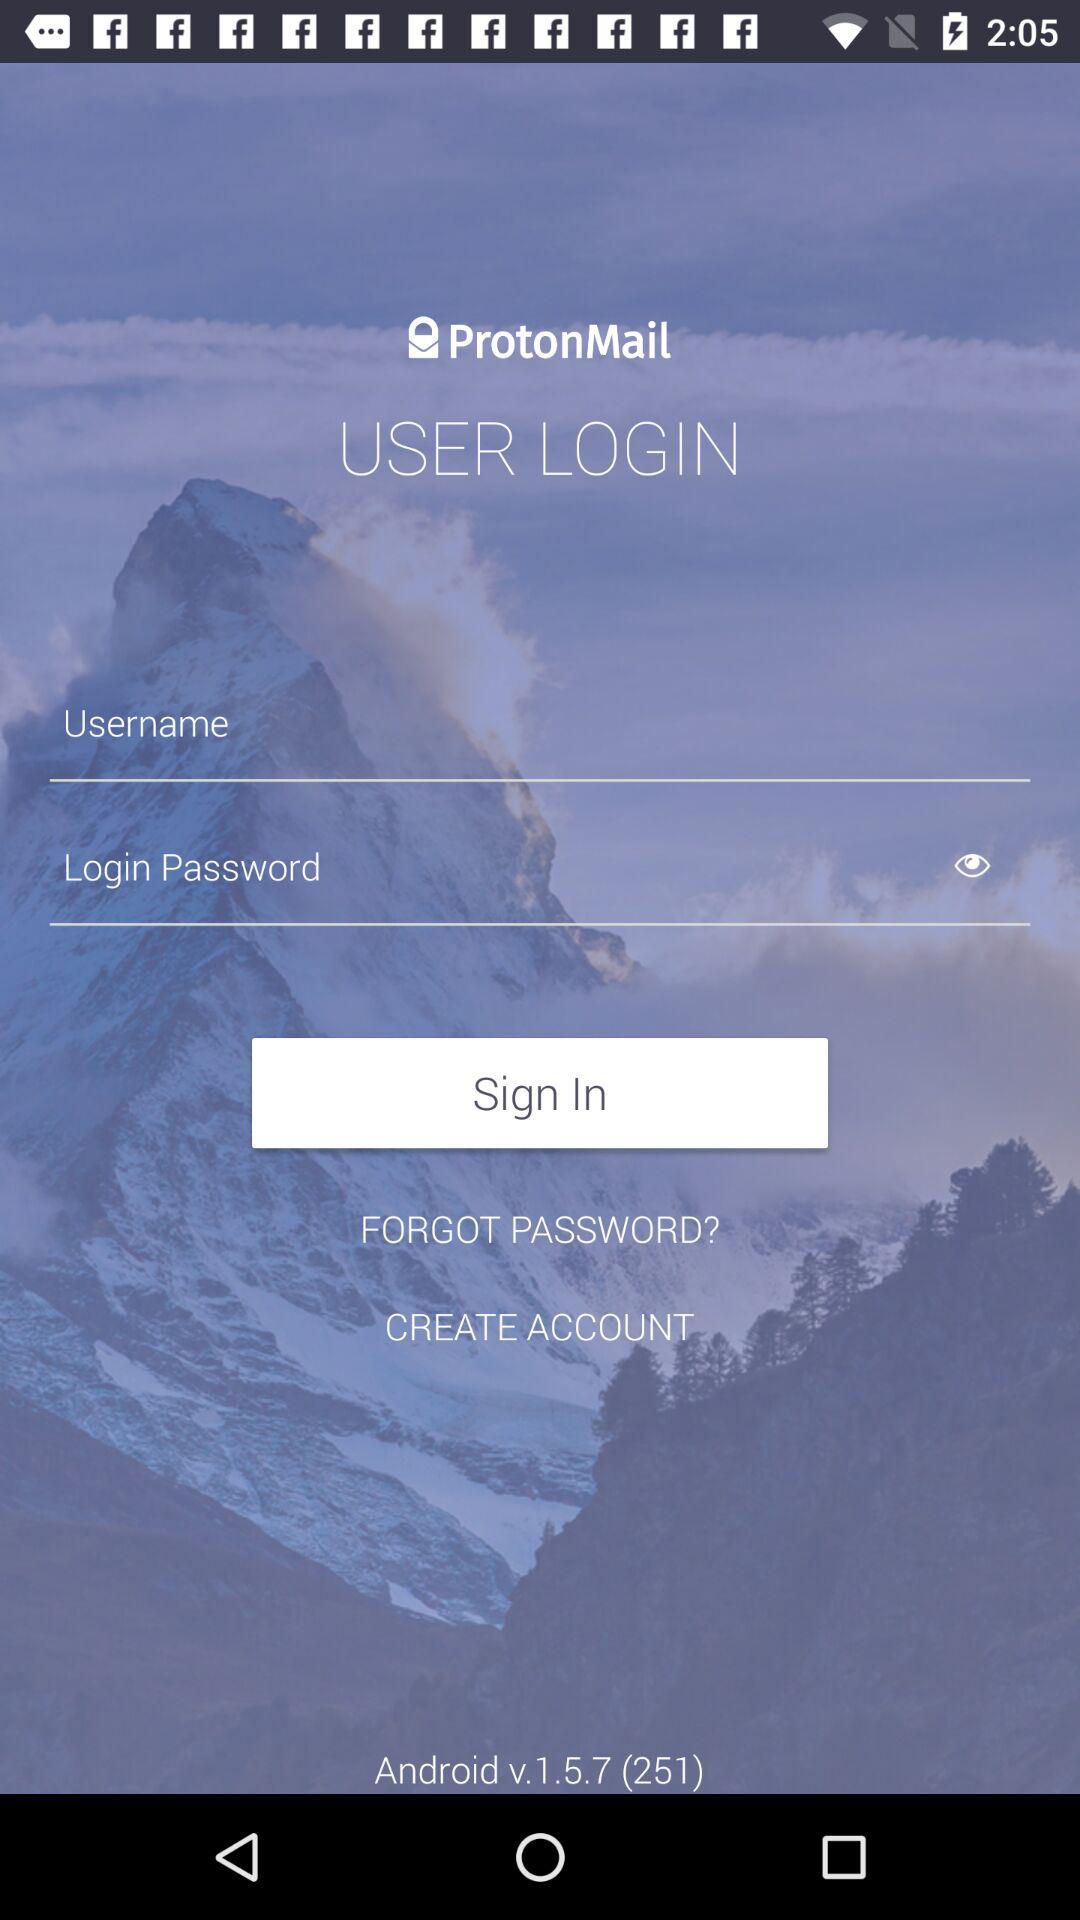 The height and width of the screenshot is (1920, 1080). I want to click on icon above the forgot password? icon, so click(540, 1092).